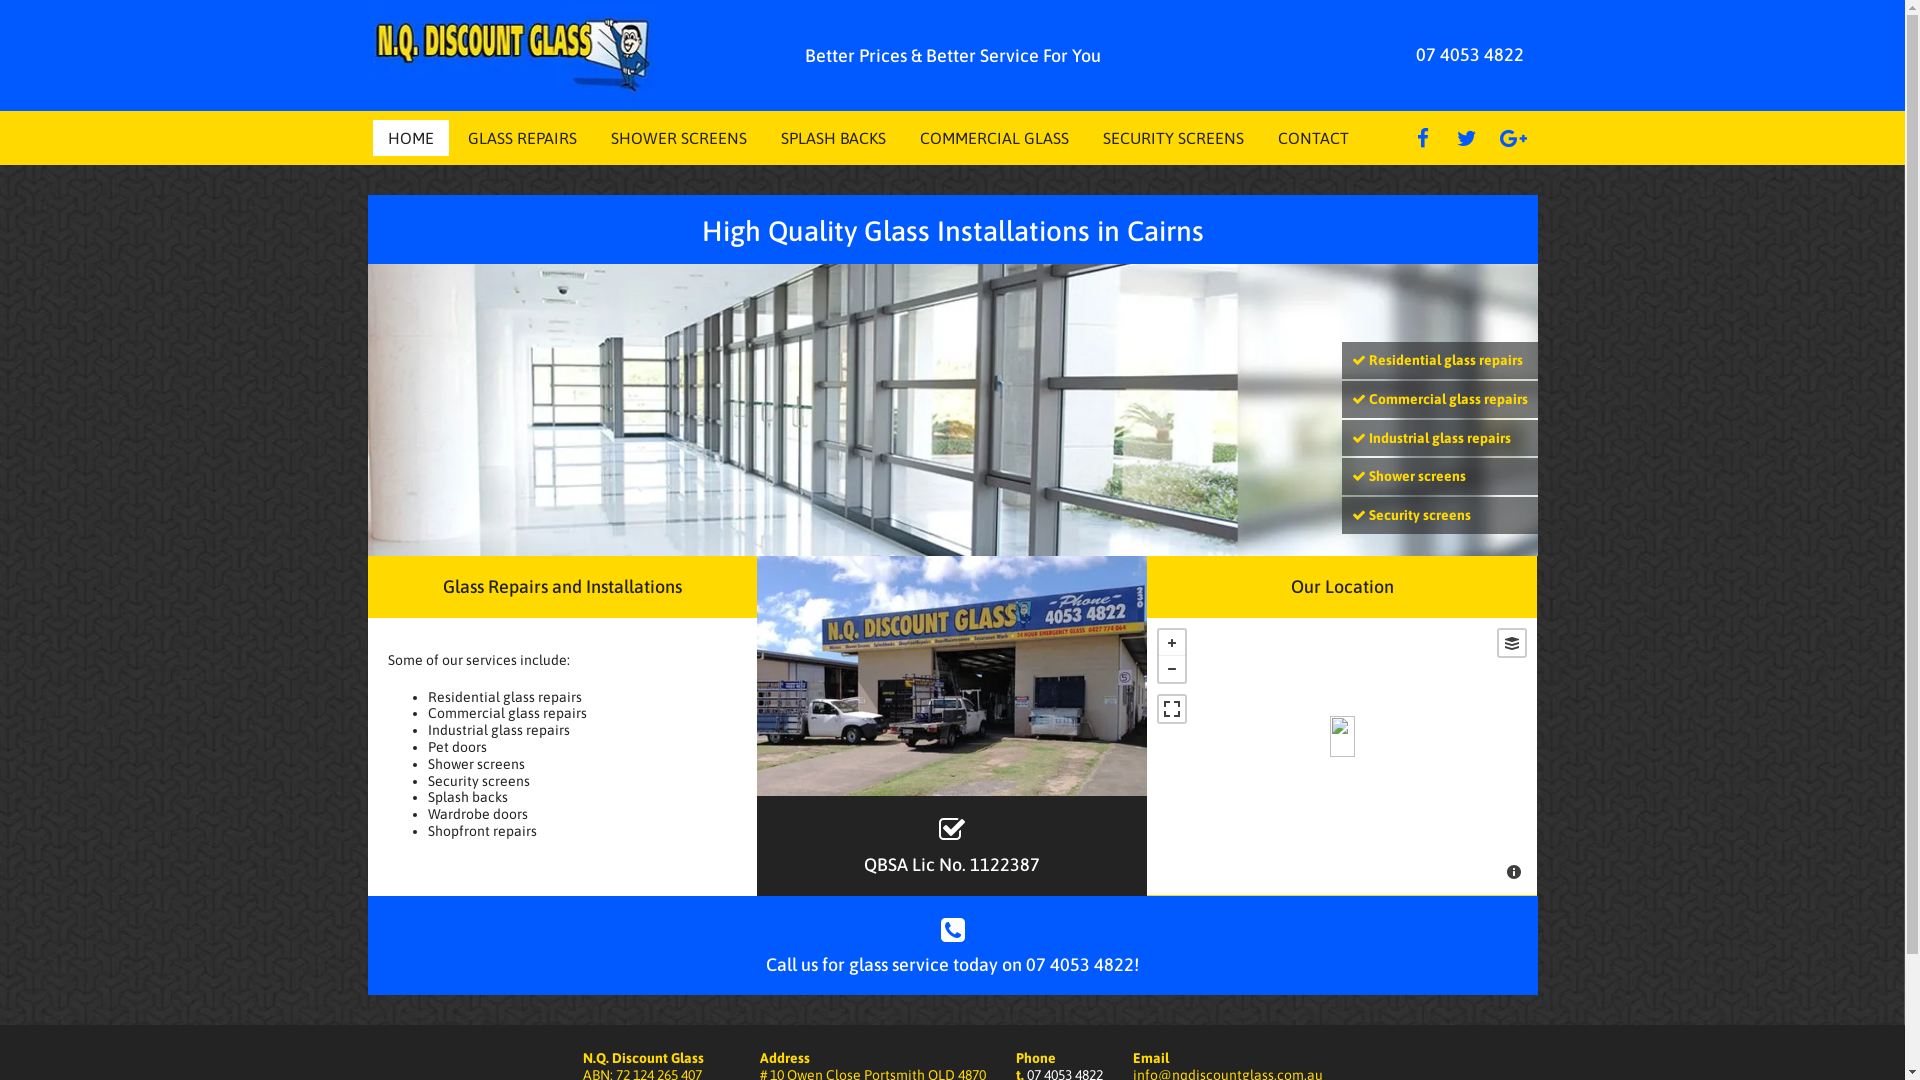 This screenshot has width=1920, height=1080. Describe the element at coordinates (1158, 668) in the screenshot. I see `'-'` at that location.